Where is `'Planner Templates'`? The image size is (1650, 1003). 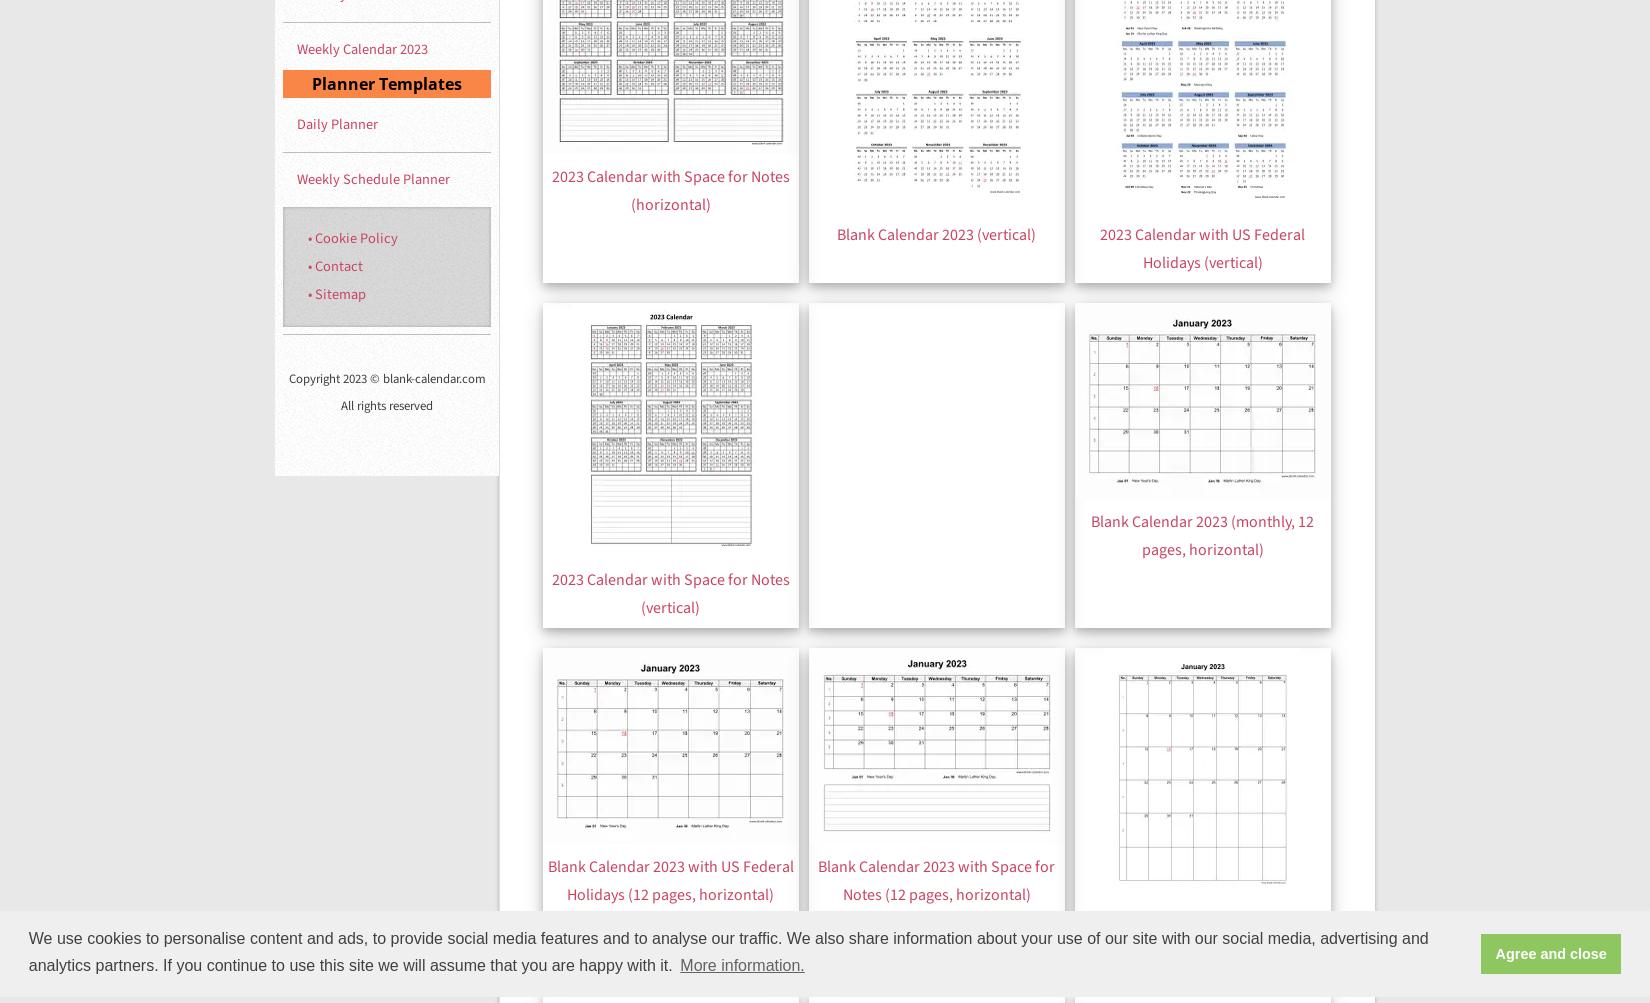
'Planner Templates' is located at coordinates (312, 83).